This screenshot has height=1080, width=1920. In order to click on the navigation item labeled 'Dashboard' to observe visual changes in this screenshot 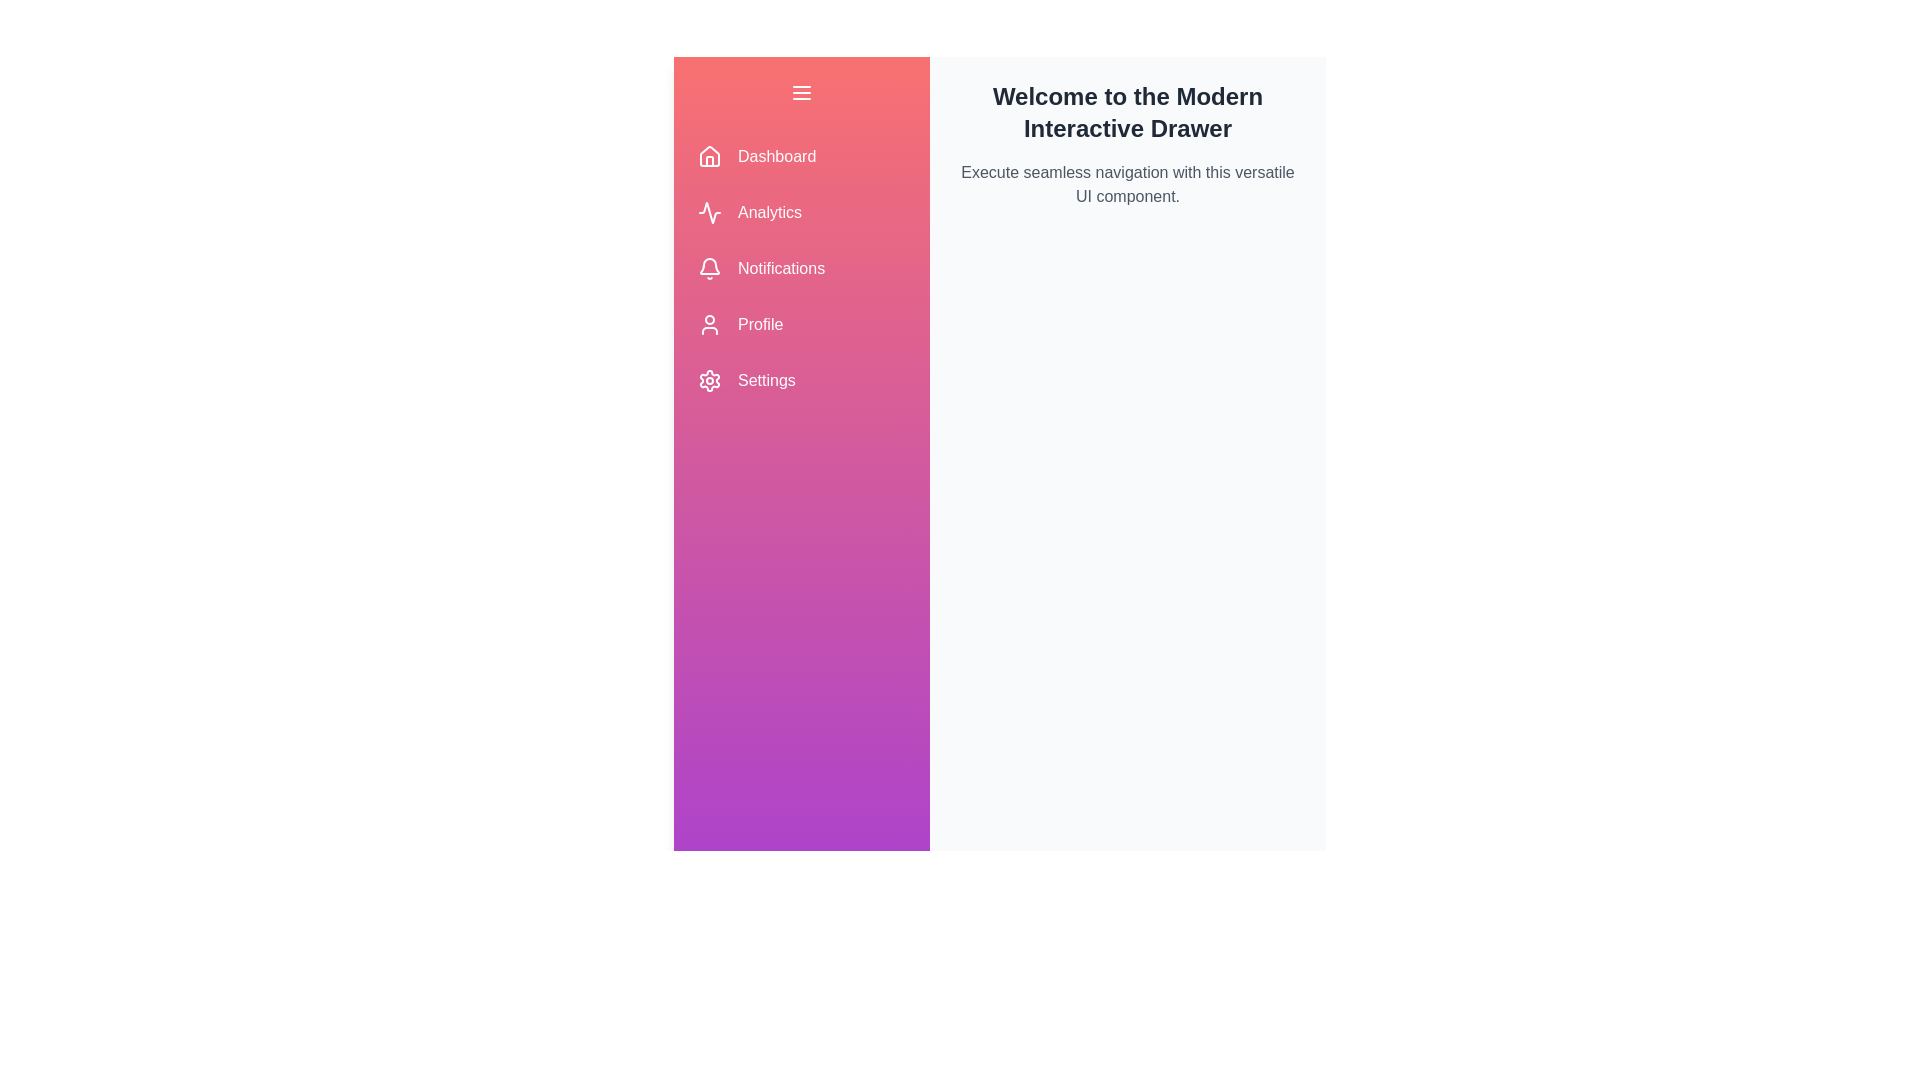, I will do `click(801, 156)`.